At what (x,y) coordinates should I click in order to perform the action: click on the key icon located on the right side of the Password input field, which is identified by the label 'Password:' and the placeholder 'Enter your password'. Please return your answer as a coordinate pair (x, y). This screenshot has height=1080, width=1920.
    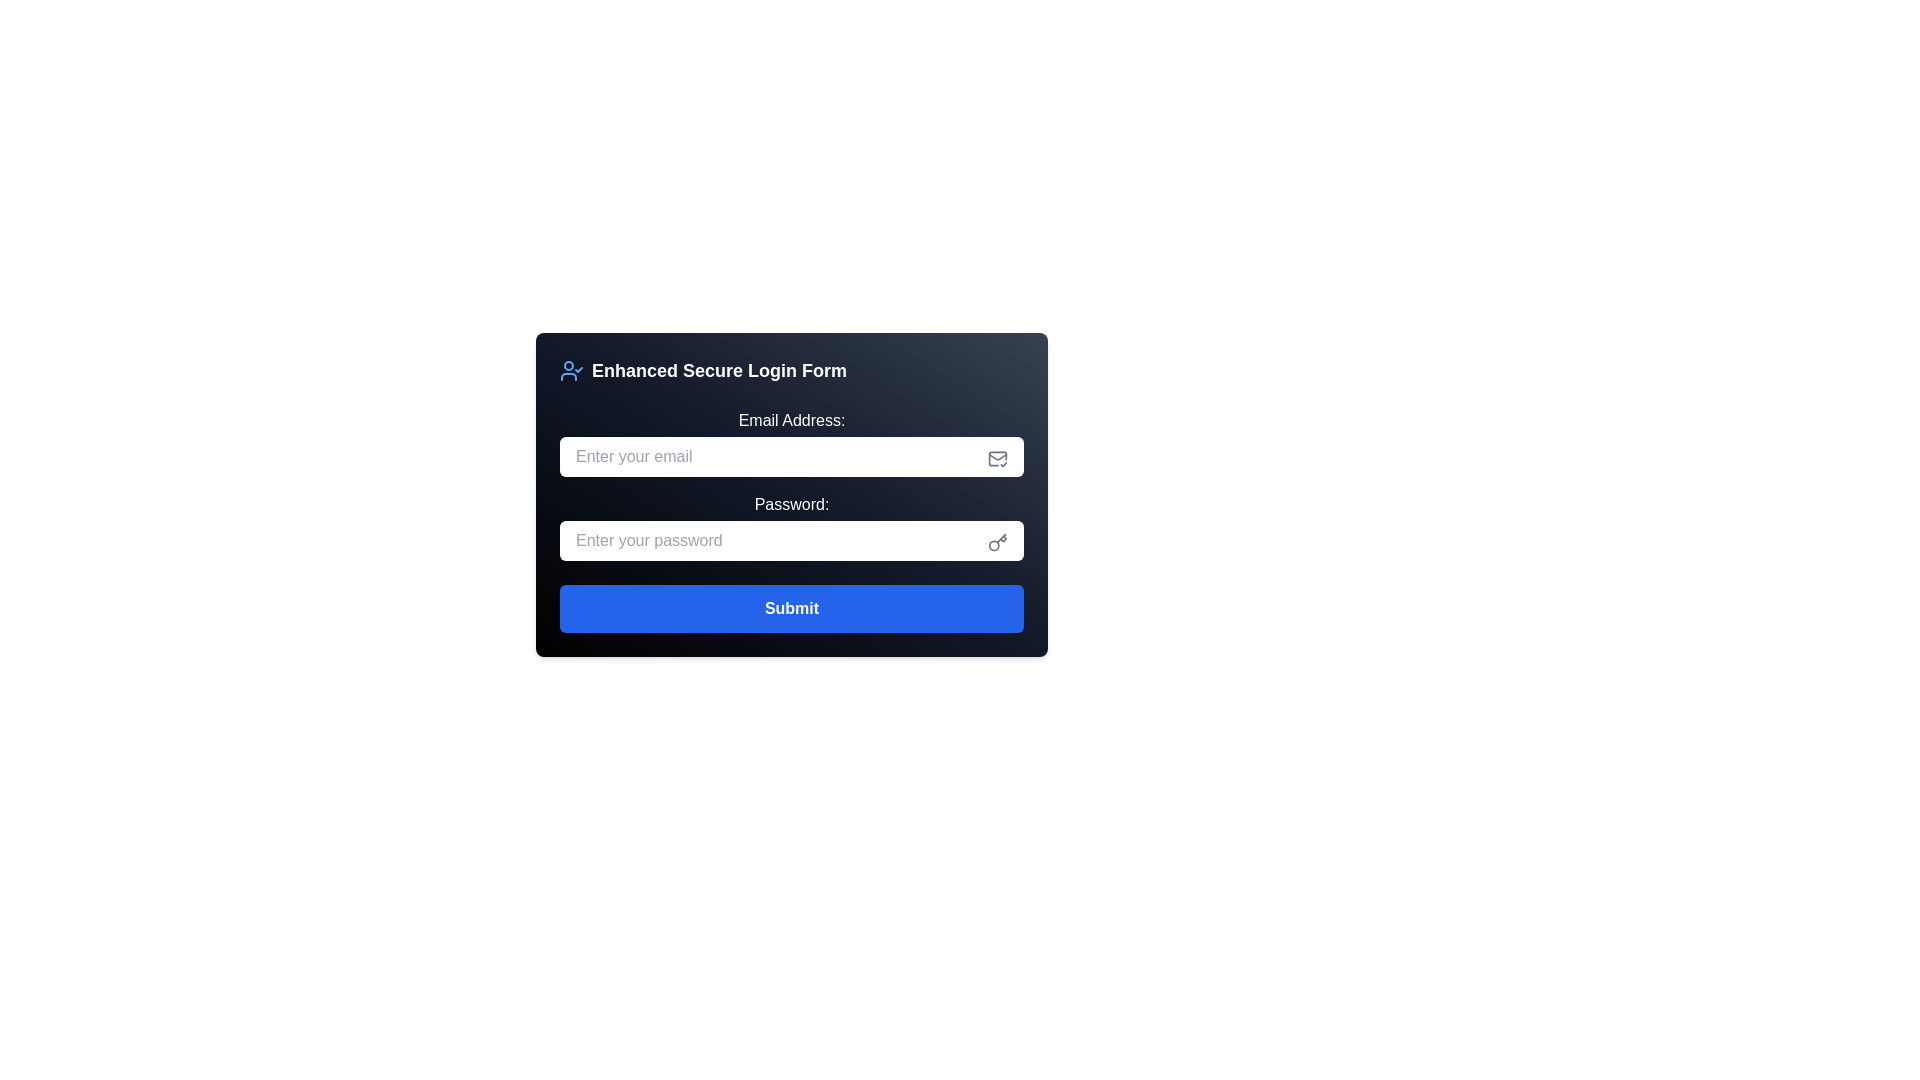
    Looking at the image, I should click on (791, 526).